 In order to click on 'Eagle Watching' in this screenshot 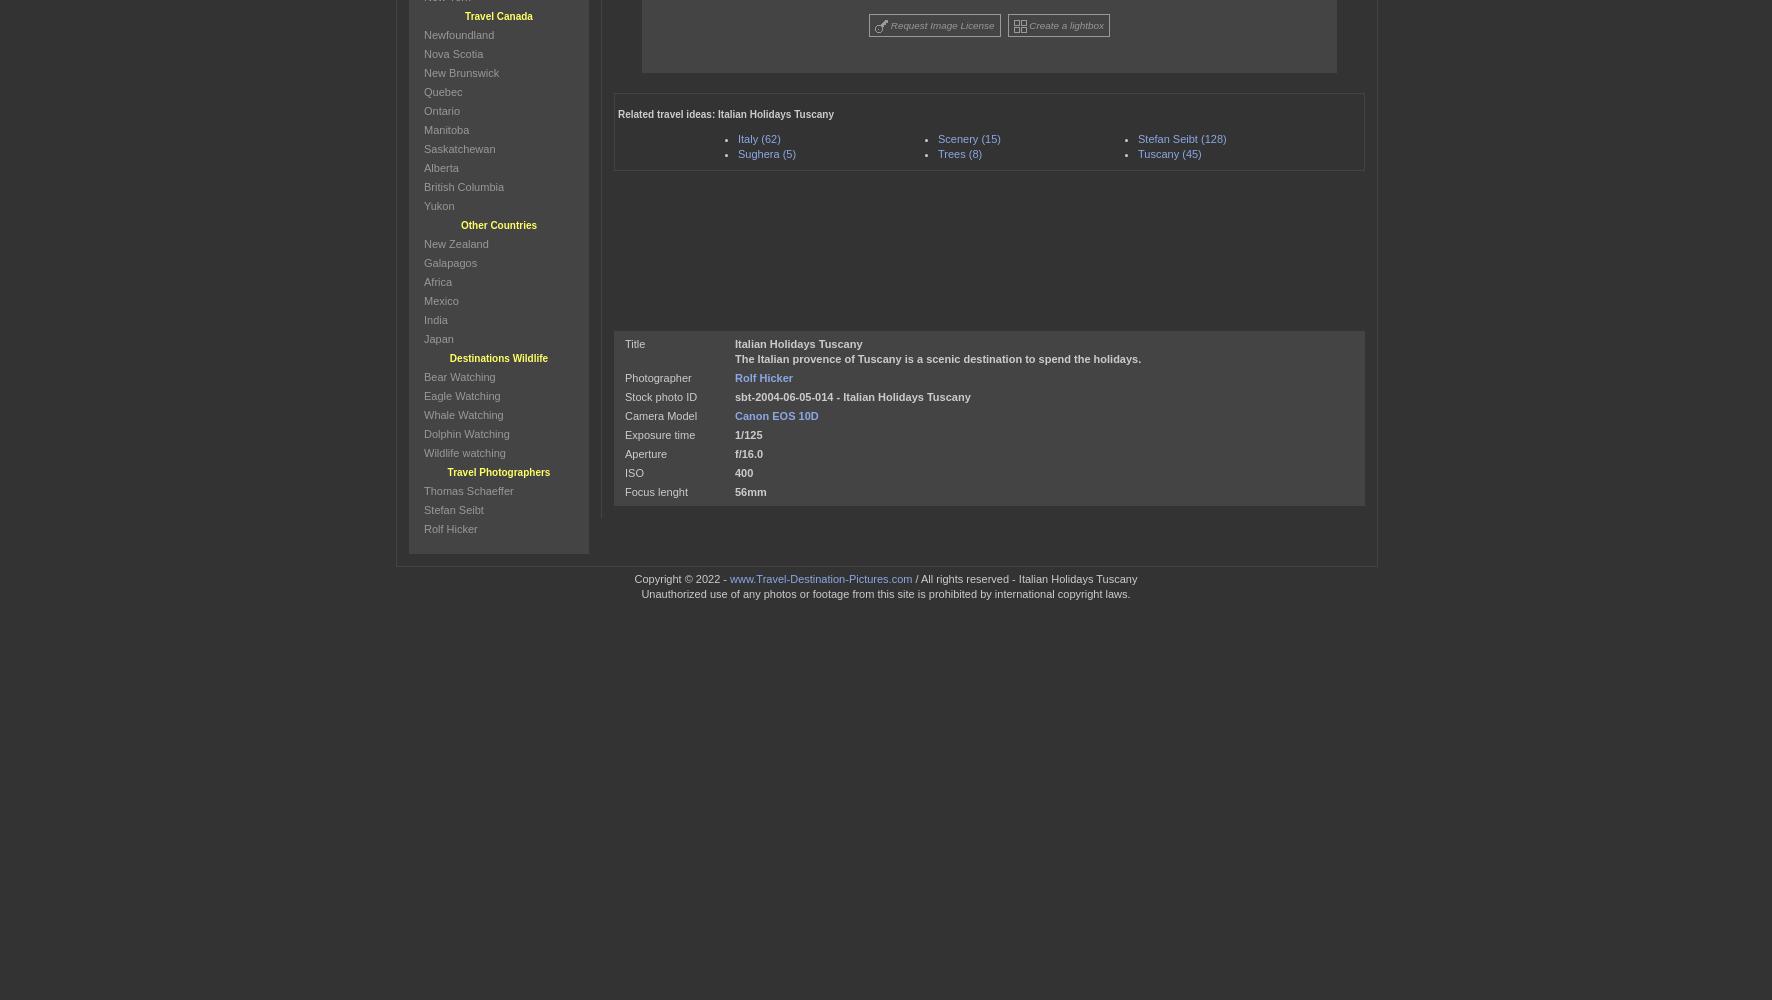, I will do `click(460, 396)`.